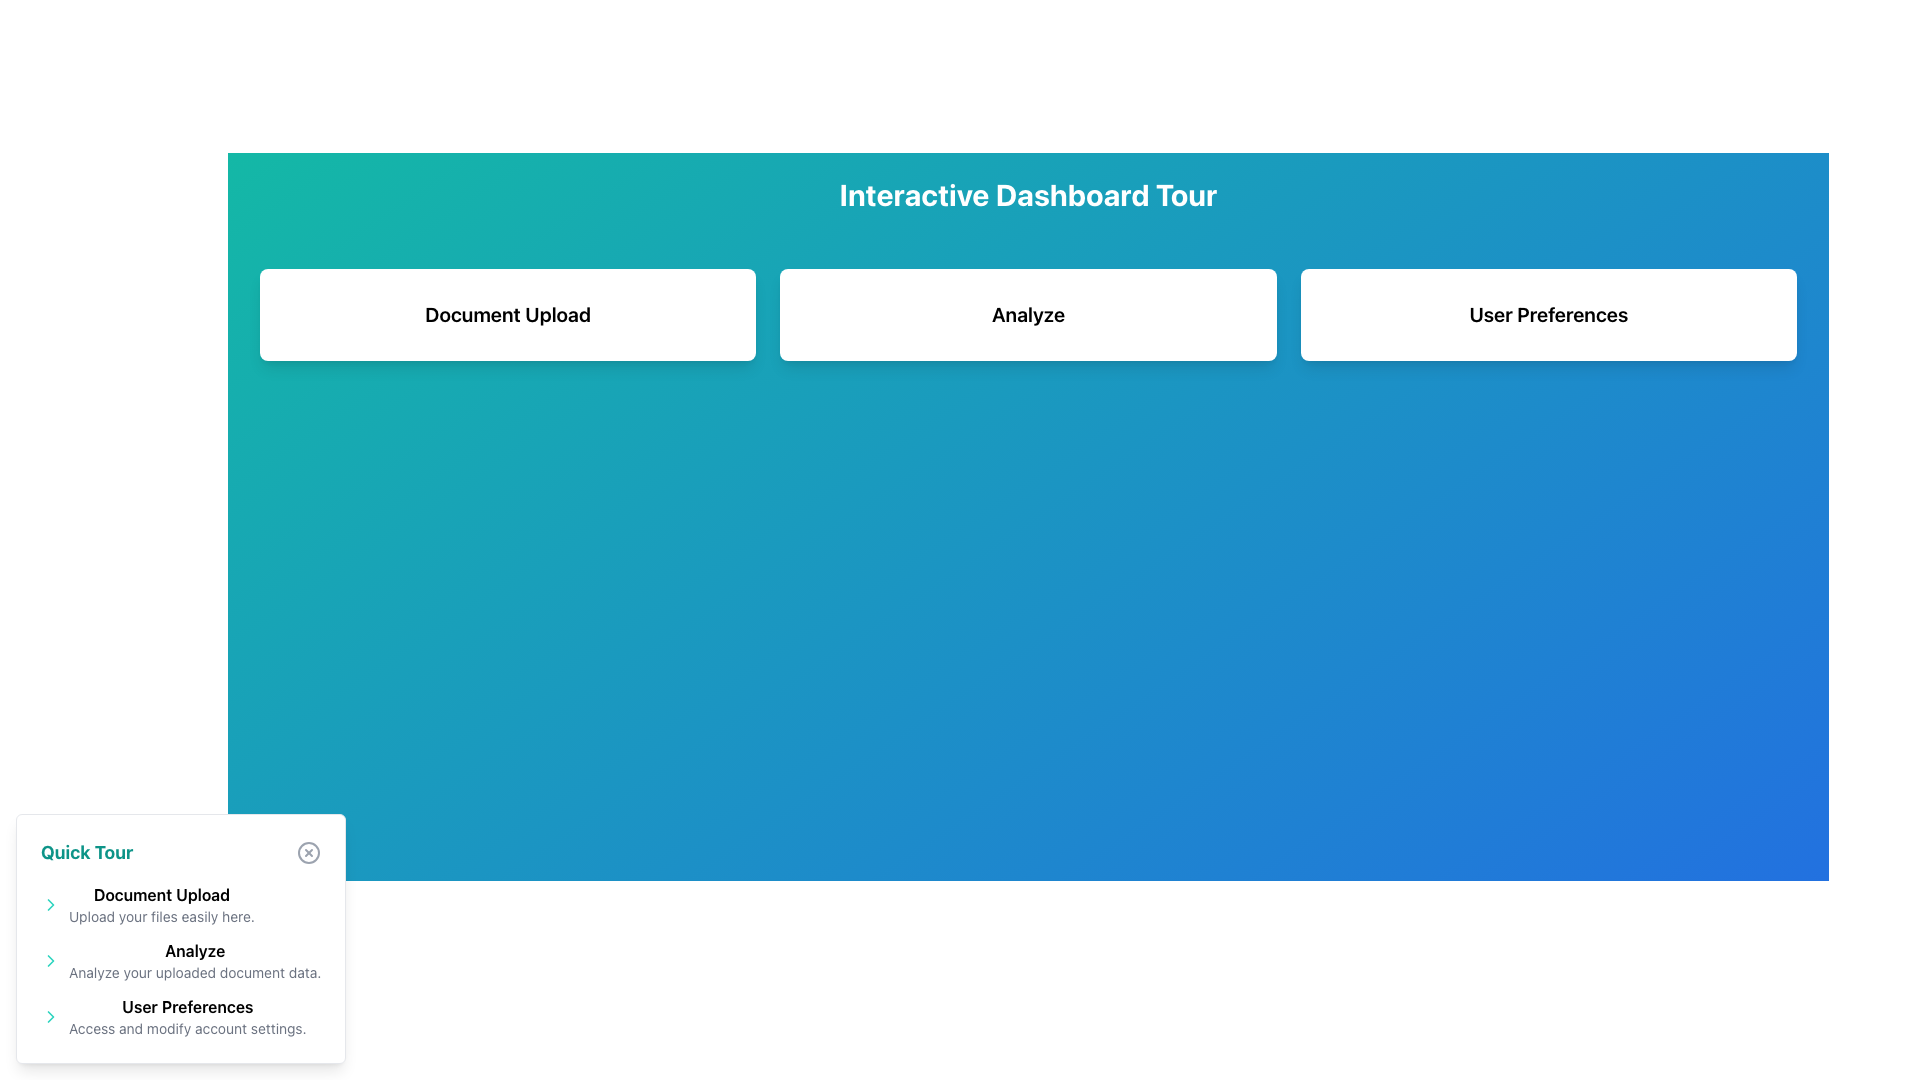  I want to click on the static header text that introduces the page or section, positioned at the top-center above the content area, so click(1028, 195).